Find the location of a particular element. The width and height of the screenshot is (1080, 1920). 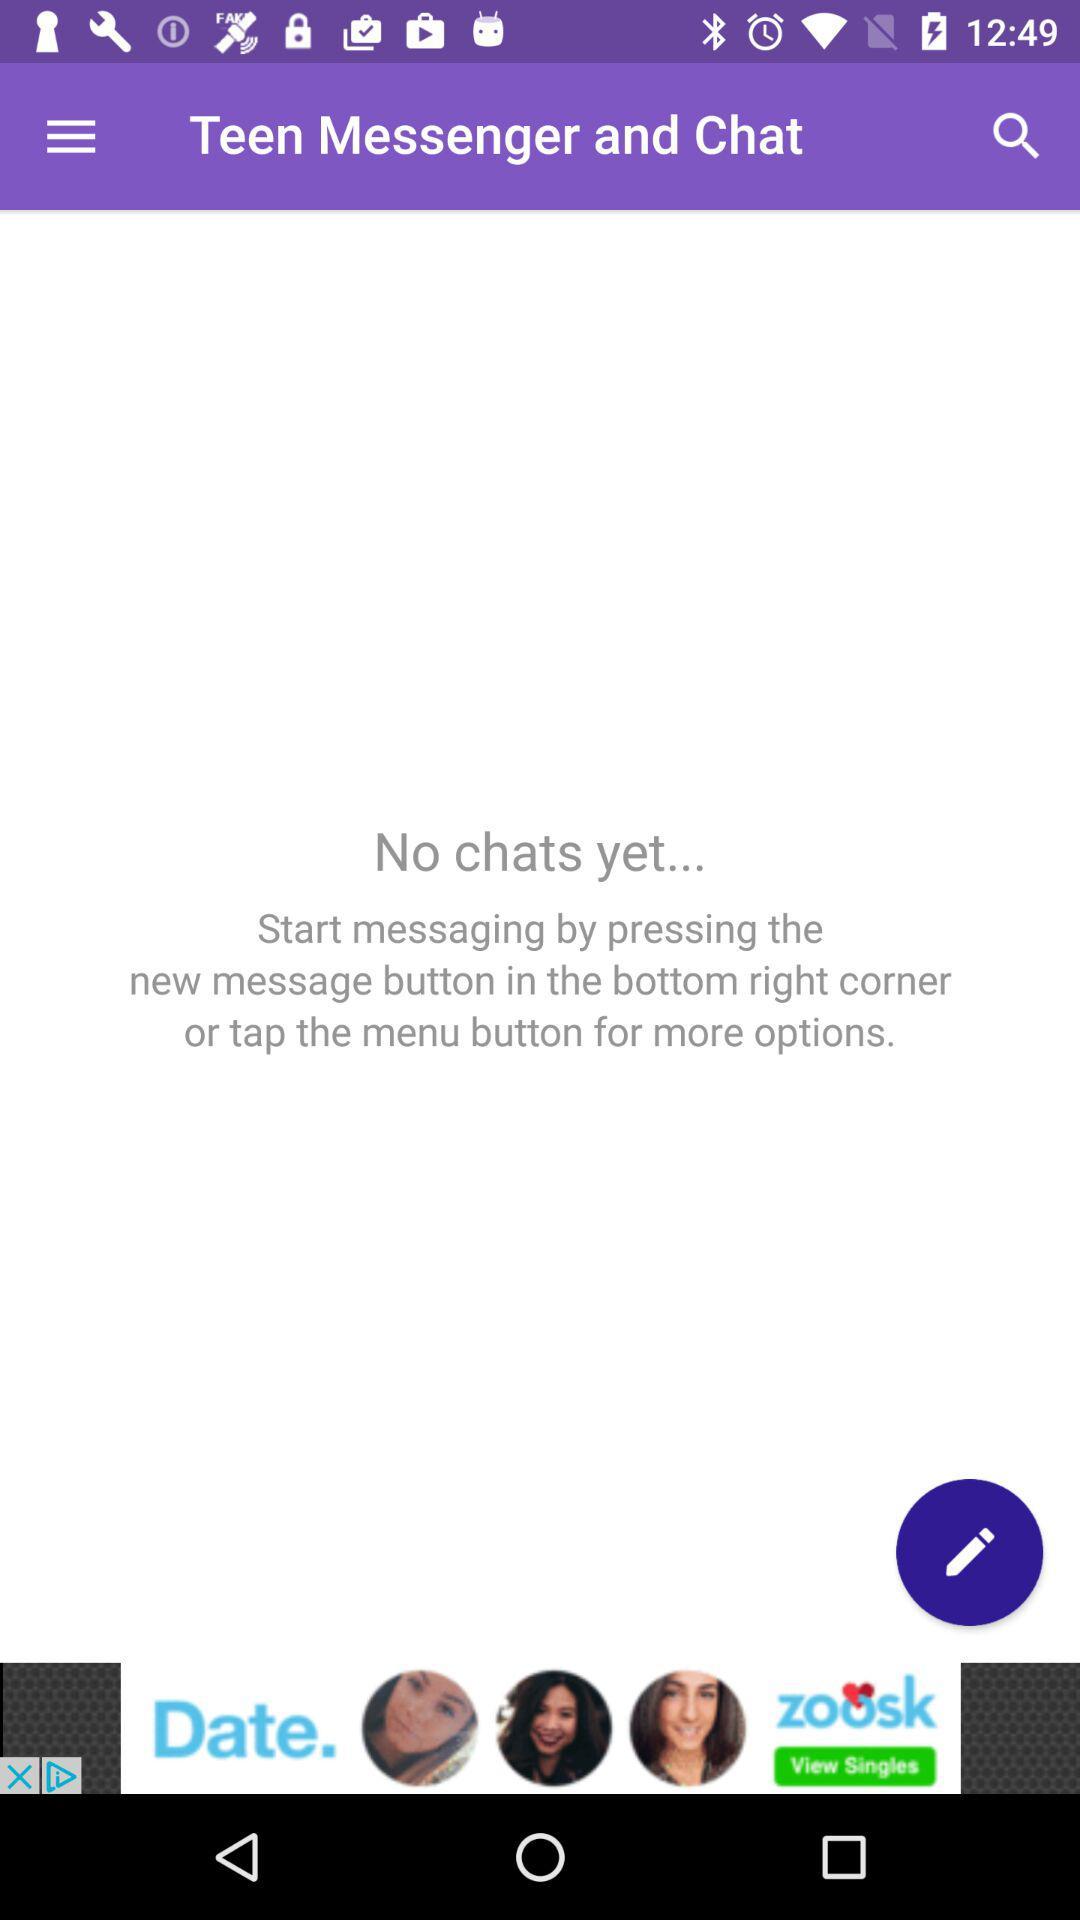

advertisement is located at coordinates (540, 1727).